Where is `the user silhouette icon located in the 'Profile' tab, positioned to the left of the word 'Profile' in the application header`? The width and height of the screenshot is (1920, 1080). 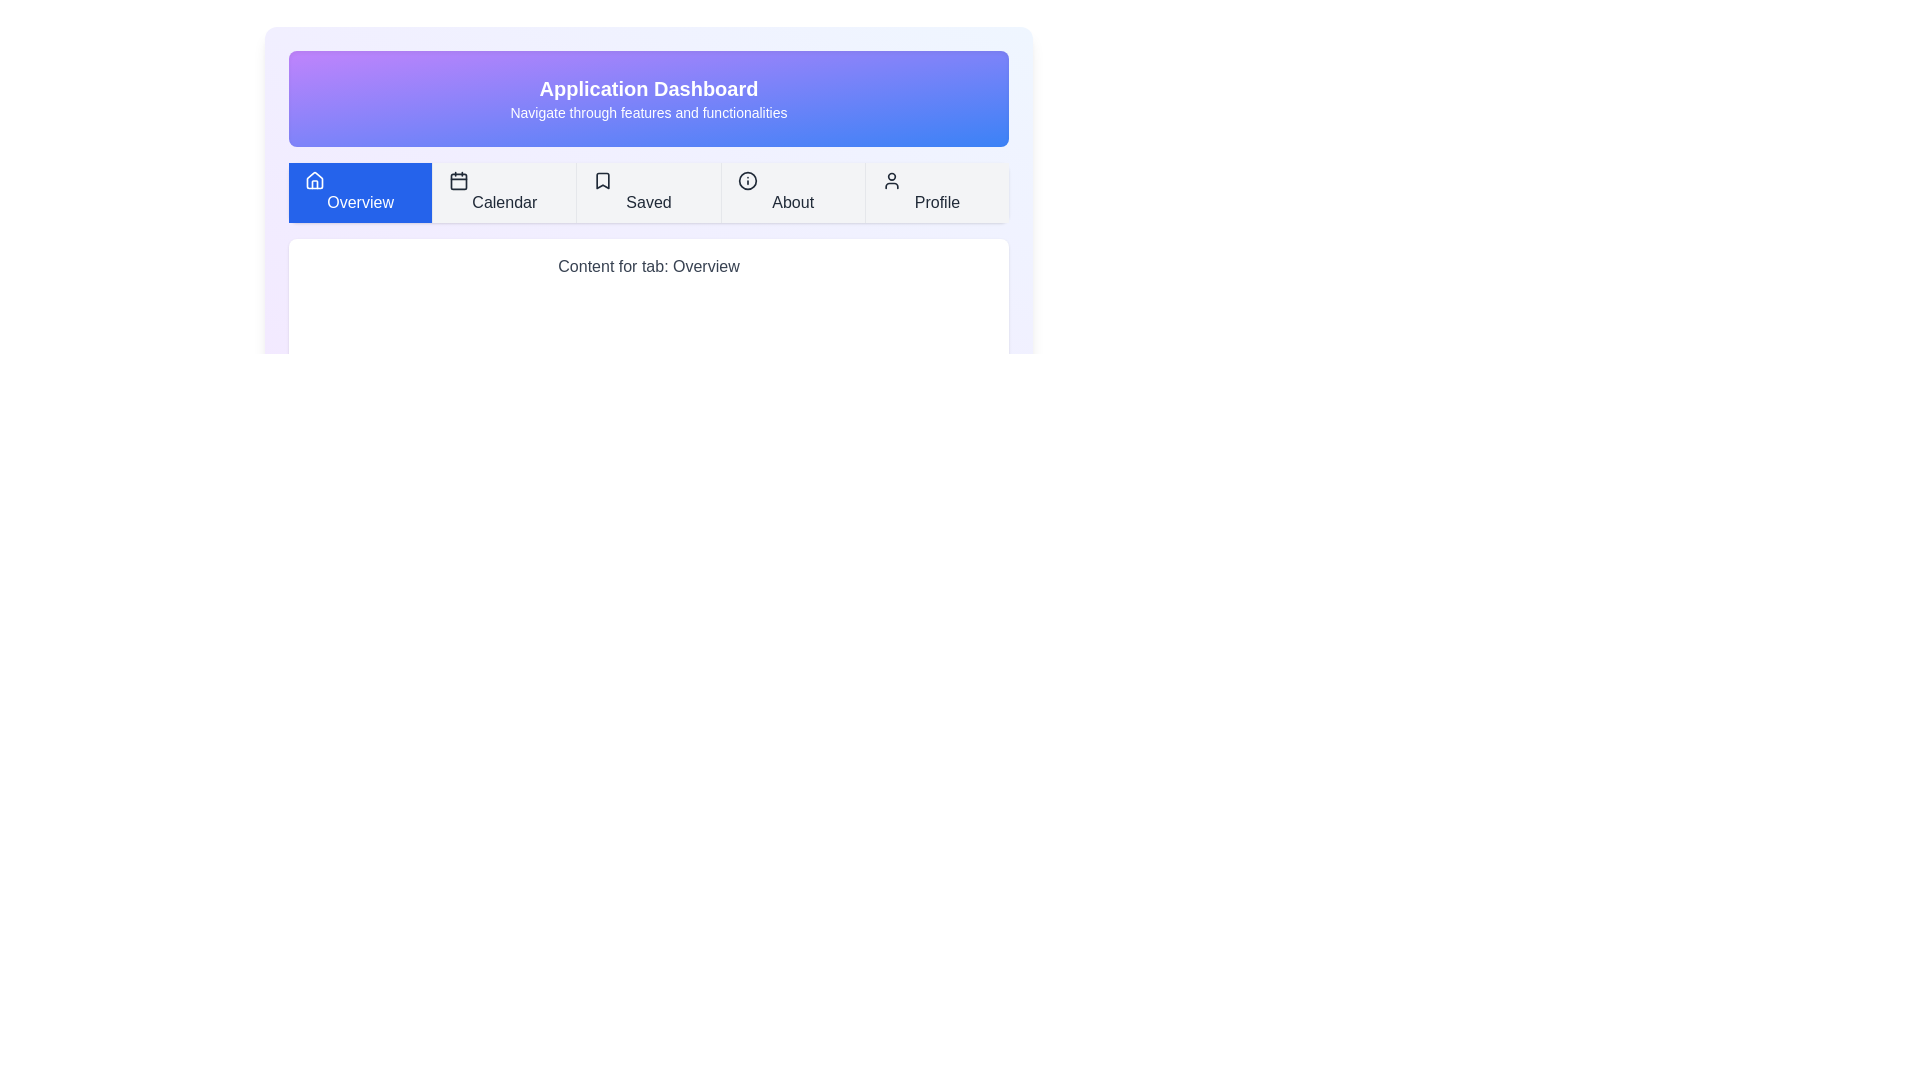
the user silhouette icon located in the 'Profile' tab, positioned to the left of the word 'Profile' in the application header is located at coordinates (890, 181).